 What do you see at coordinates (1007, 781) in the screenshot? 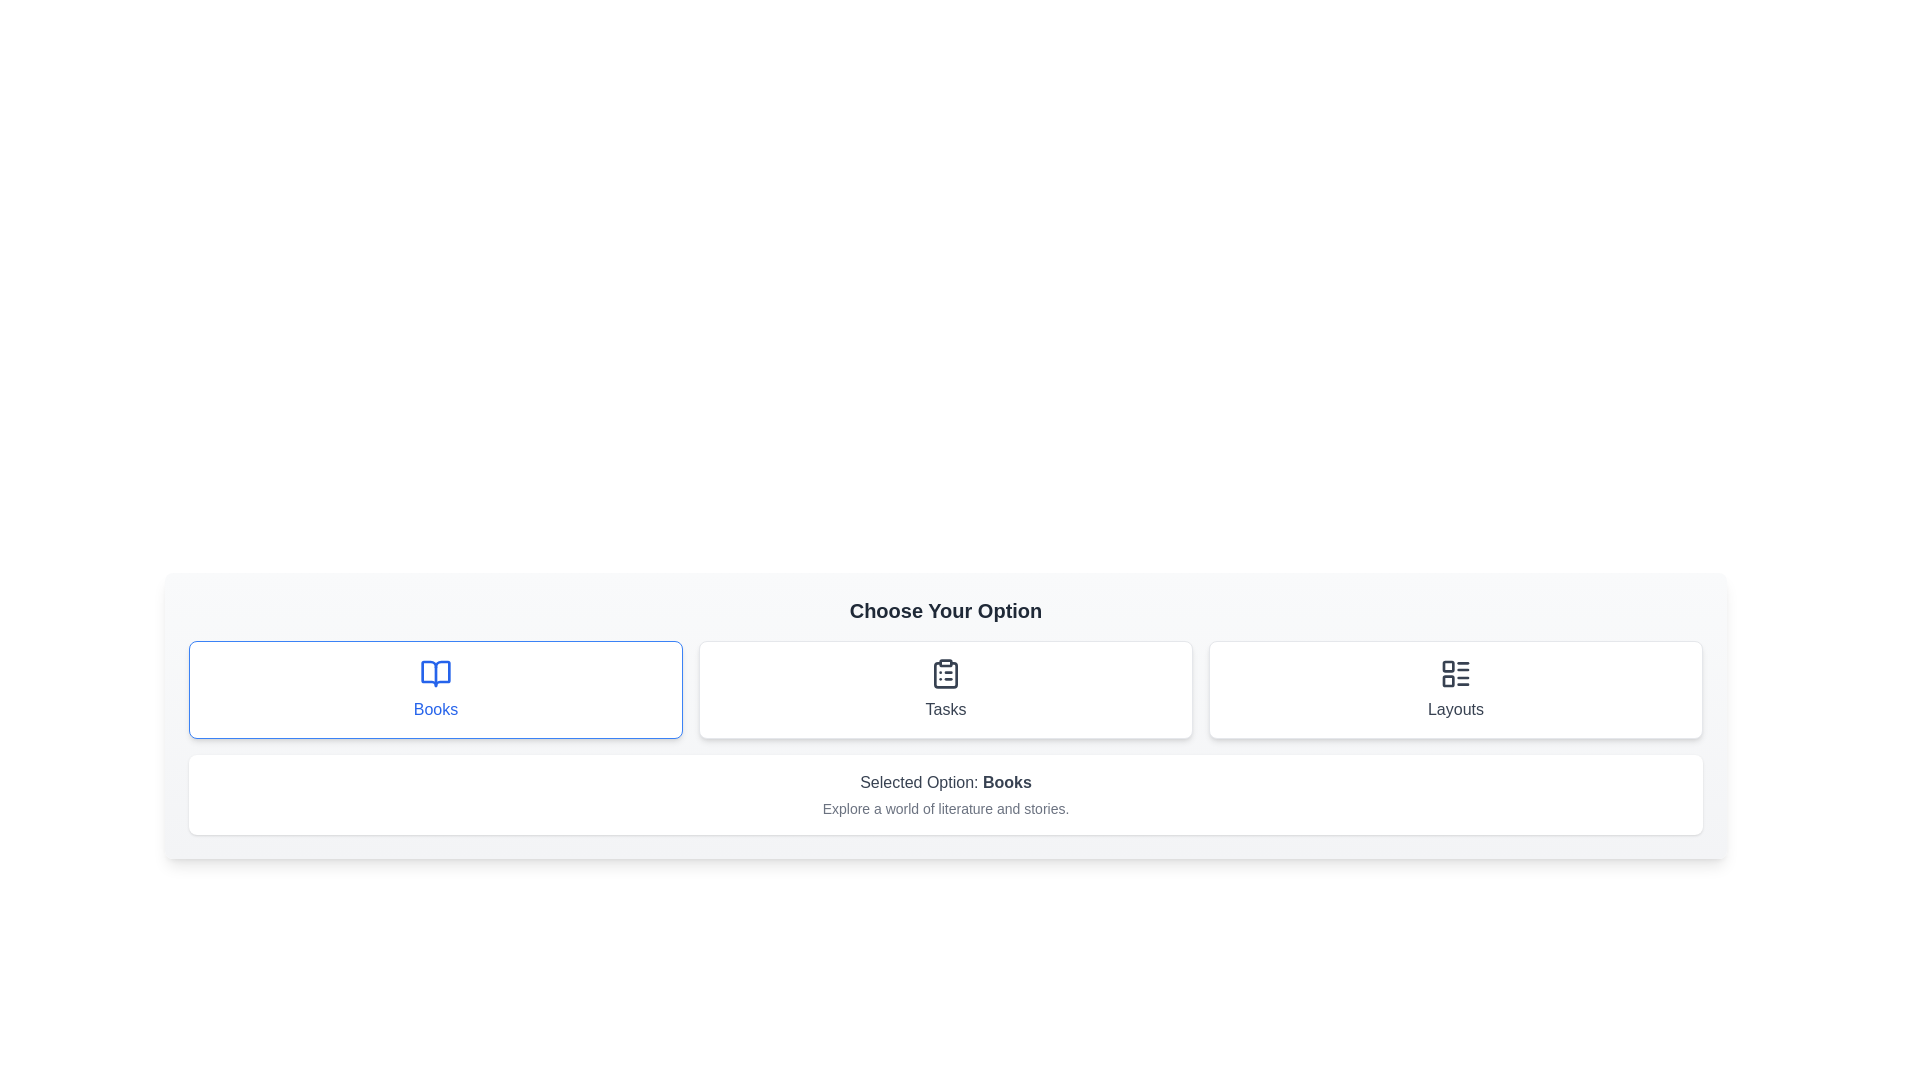
I see `the text label that displays 'Books', which is styled in bold, compact sans-serif font and is part of the description line indicating the selected option` at bounding box center [1007, 781].